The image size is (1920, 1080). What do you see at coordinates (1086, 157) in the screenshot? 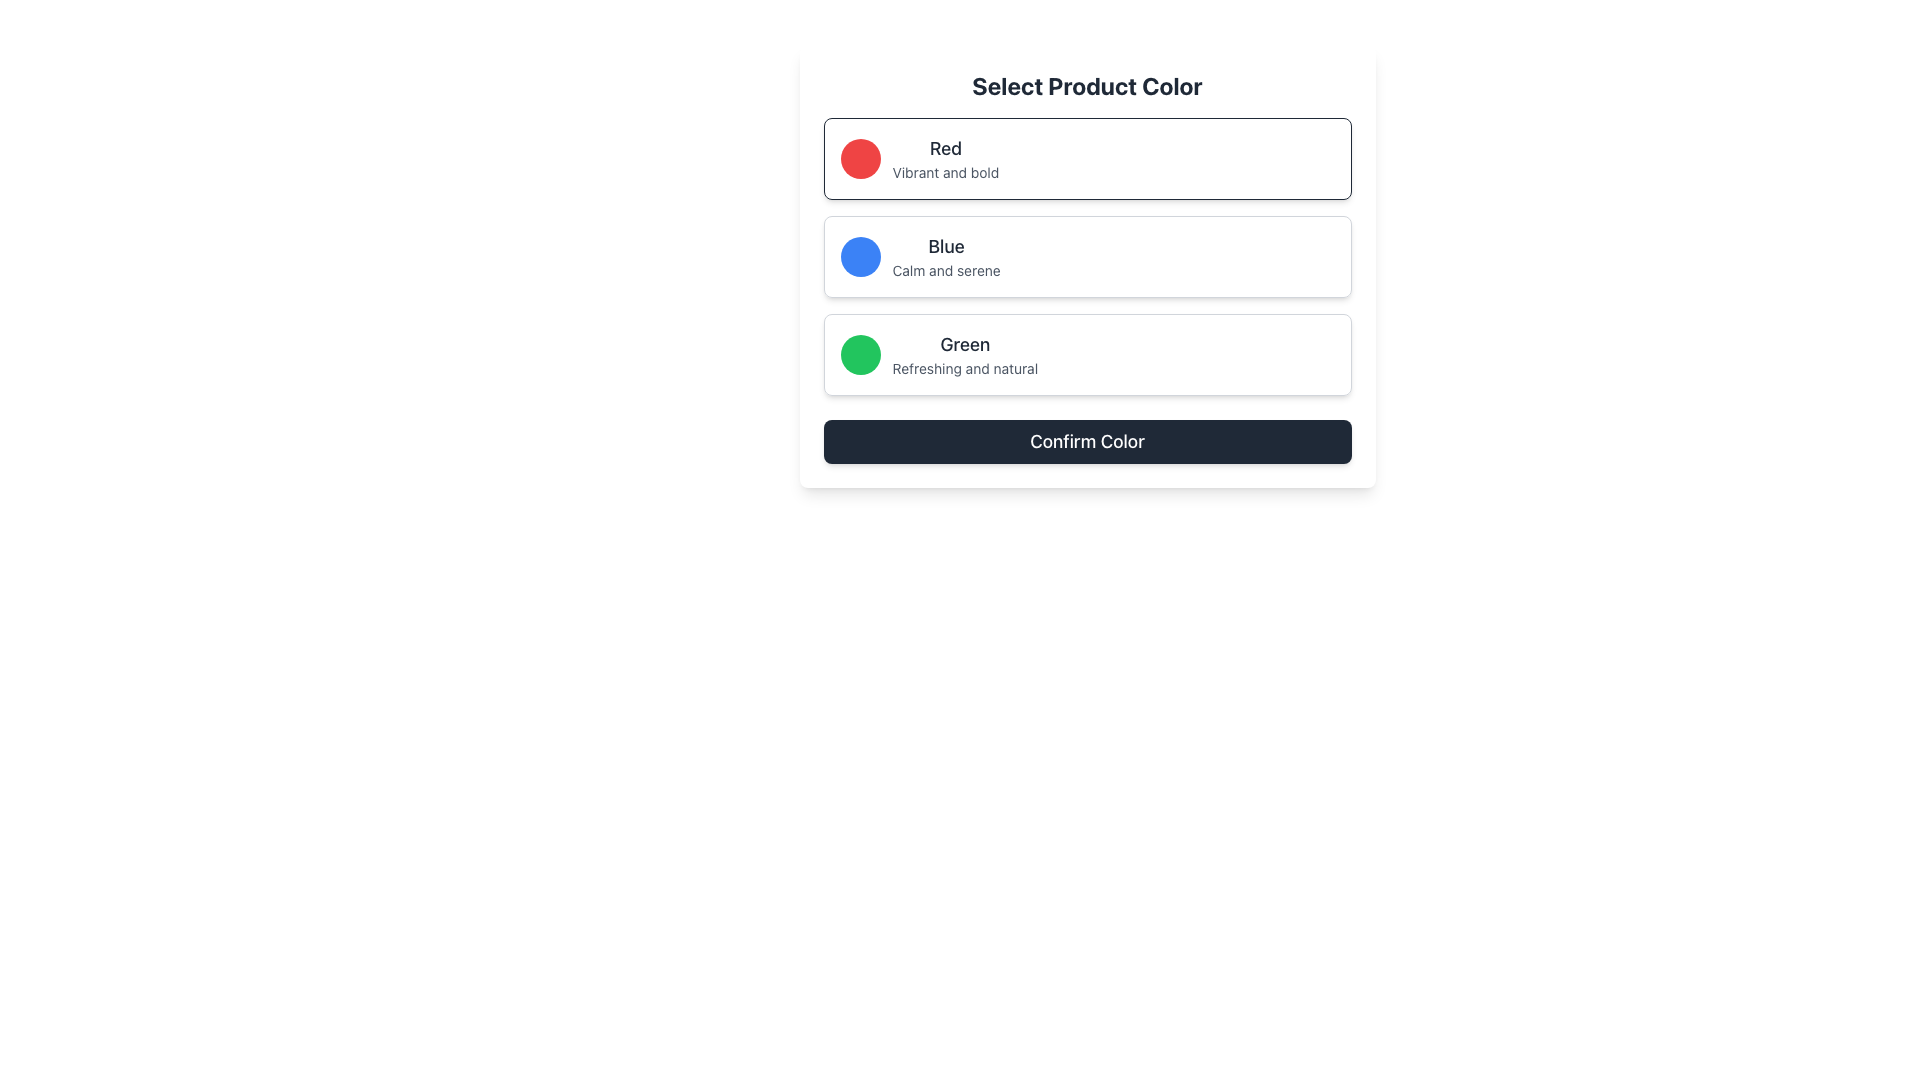
I see `the selectable list item that indicates the 'Red' color choice` at bounding box center [1086, 157].